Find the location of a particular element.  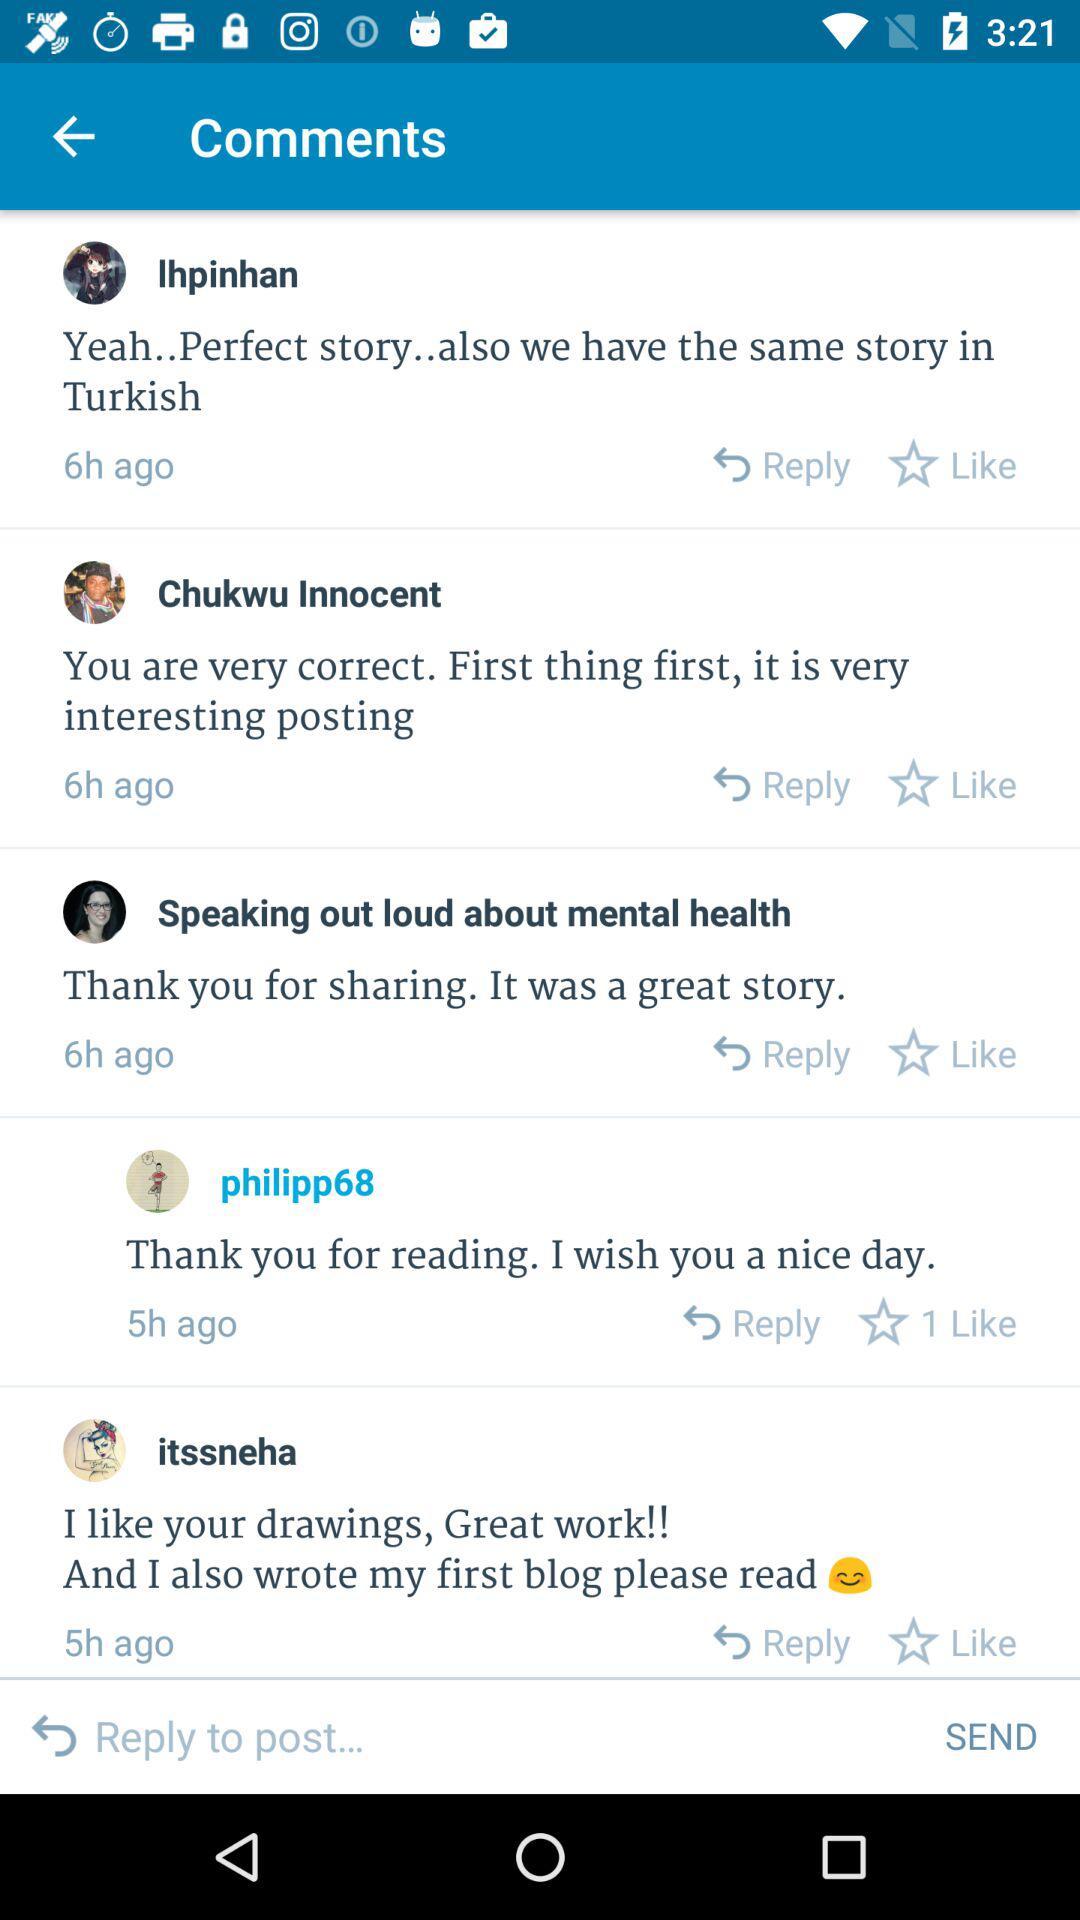

icon below thank you for is located at coordinates (297, 1181).